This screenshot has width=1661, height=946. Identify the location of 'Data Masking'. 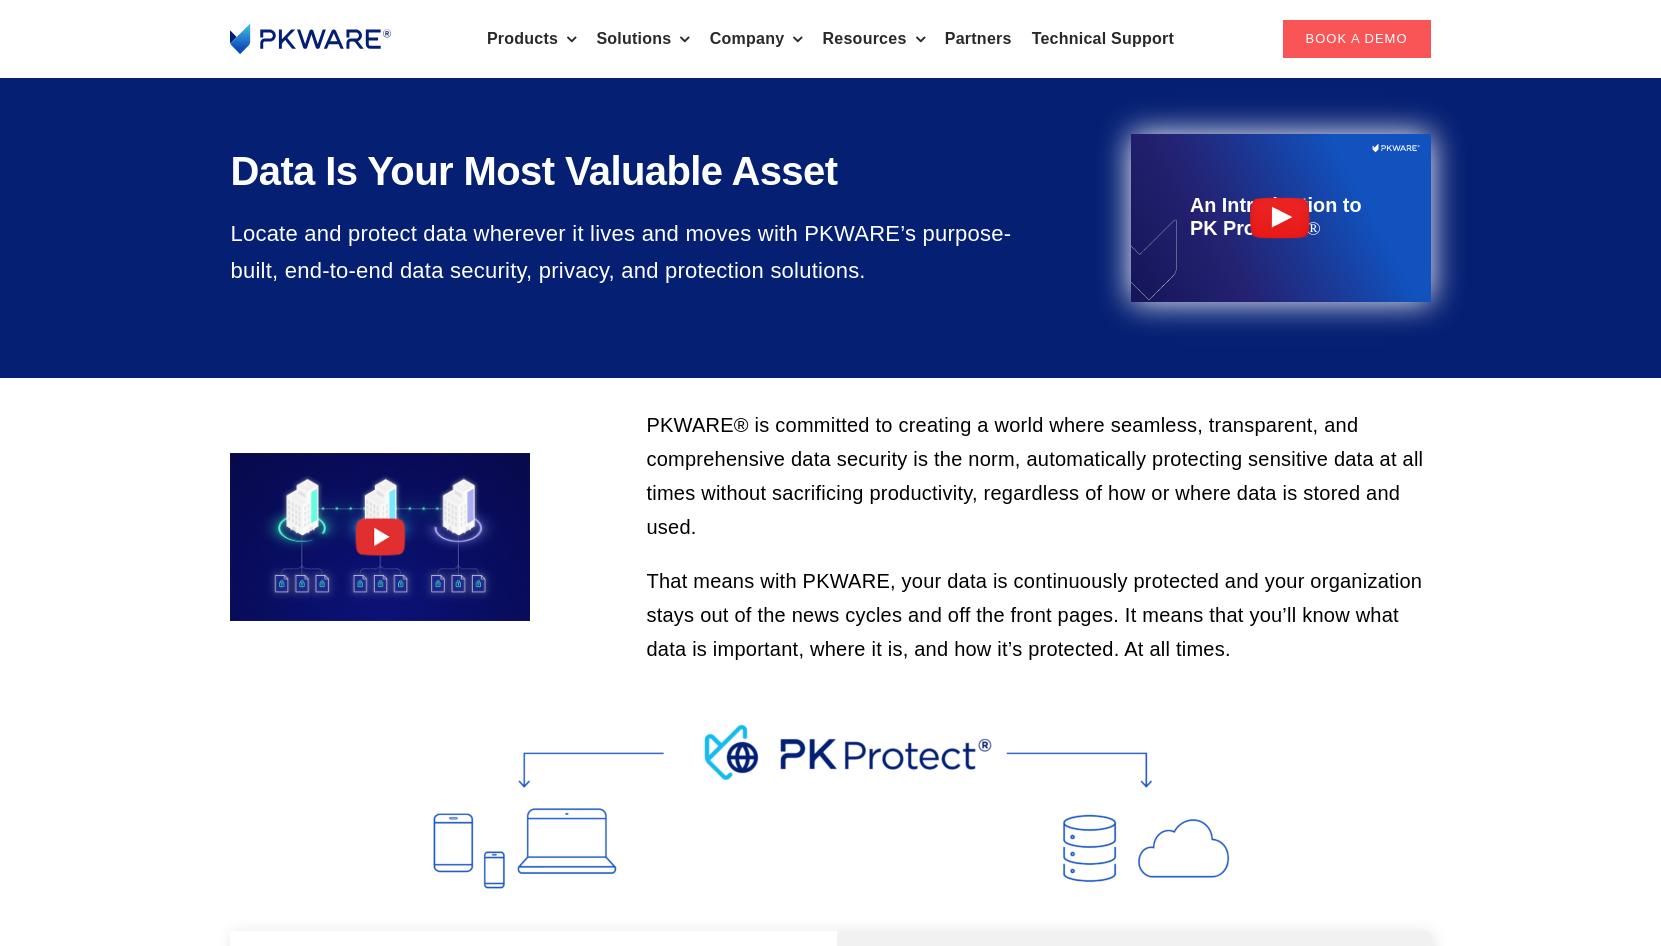
(262, 277).